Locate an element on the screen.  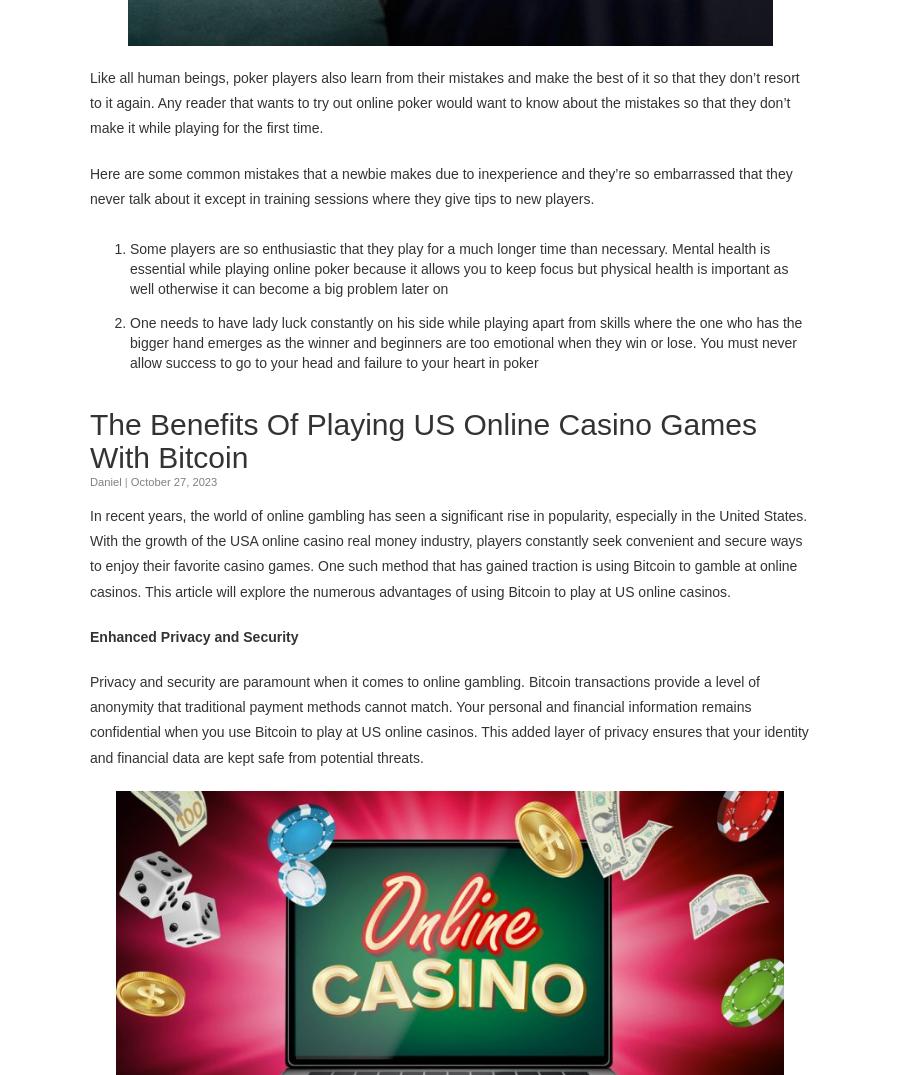
'Daniel' is located at coordinates (104, 479).